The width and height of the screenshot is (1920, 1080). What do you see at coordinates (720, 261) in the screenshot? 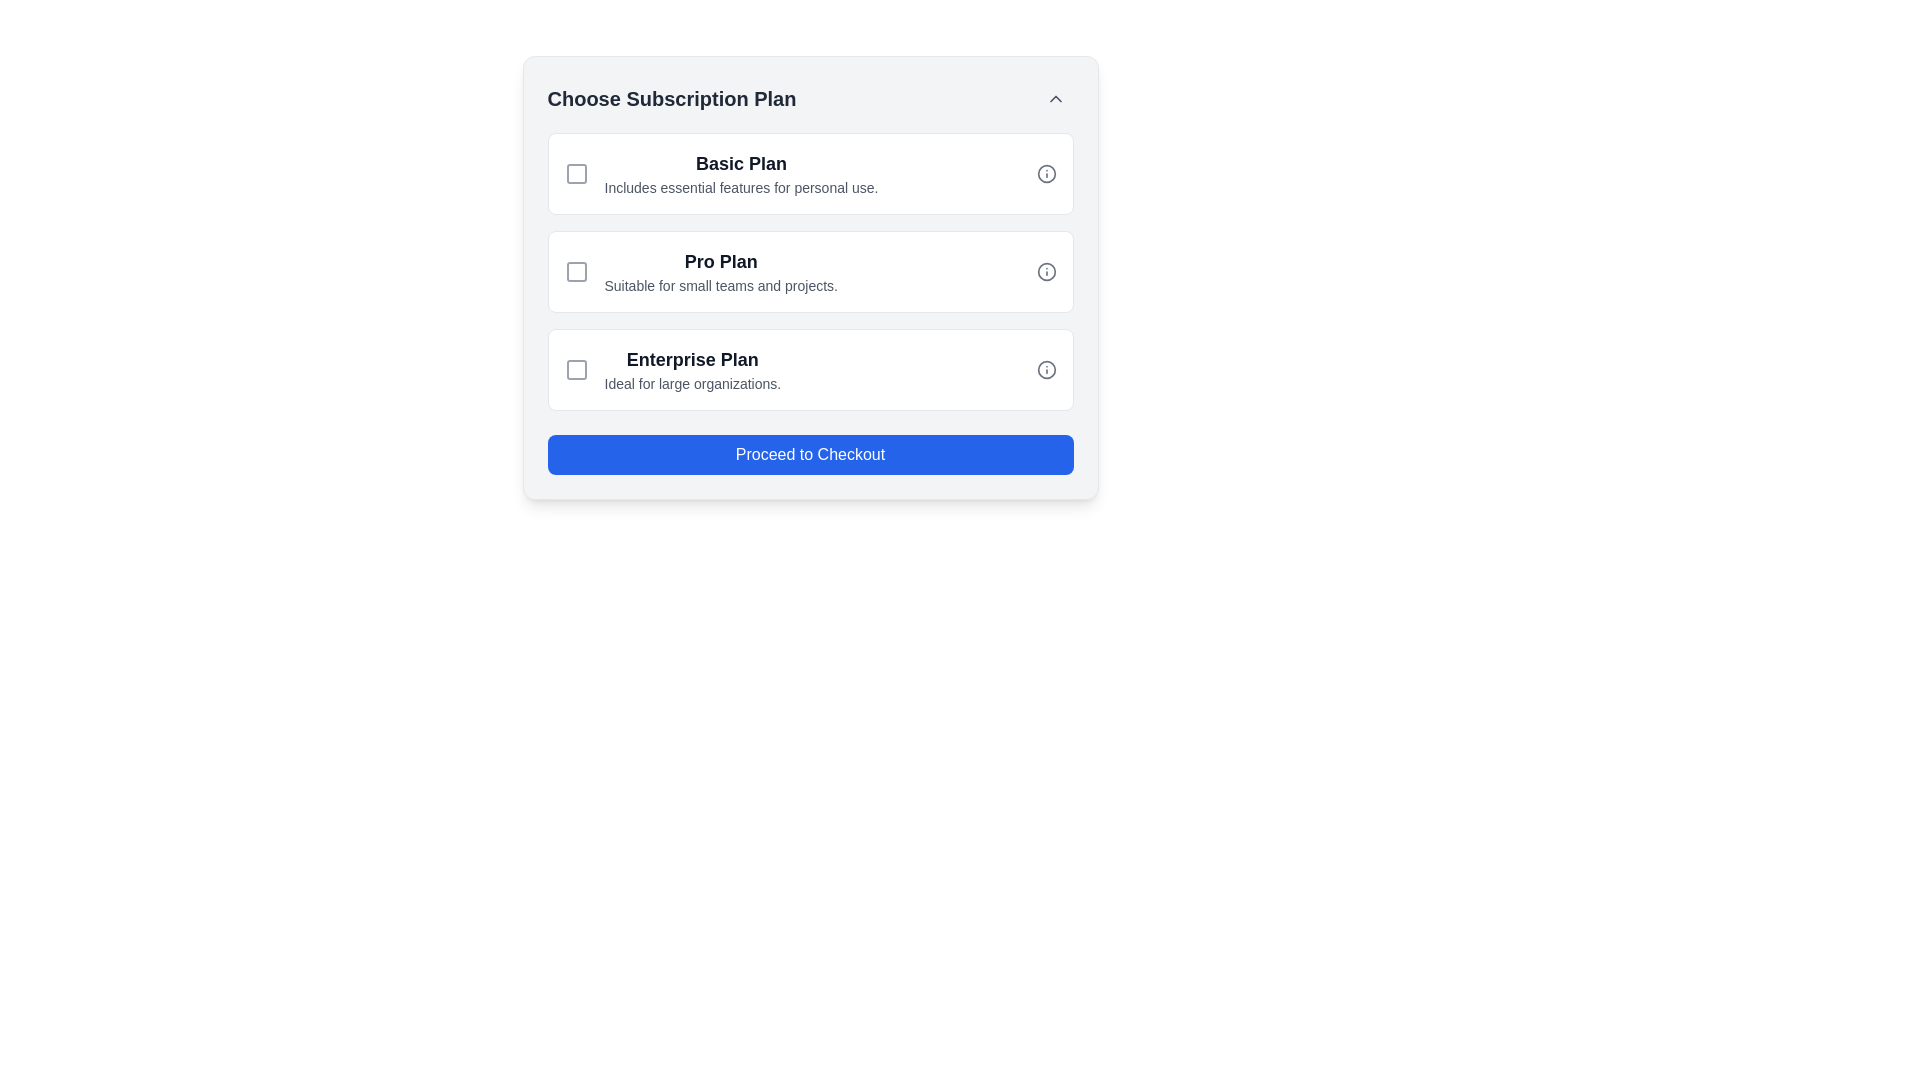
I see `the 'Pro Plan' text label, which is prominently styled with bold, larger font and is dark gray or black in color, located centrally between the 'Basic Plan' and 'Enterprise Plan' sections` at bounding box center [720, 261].